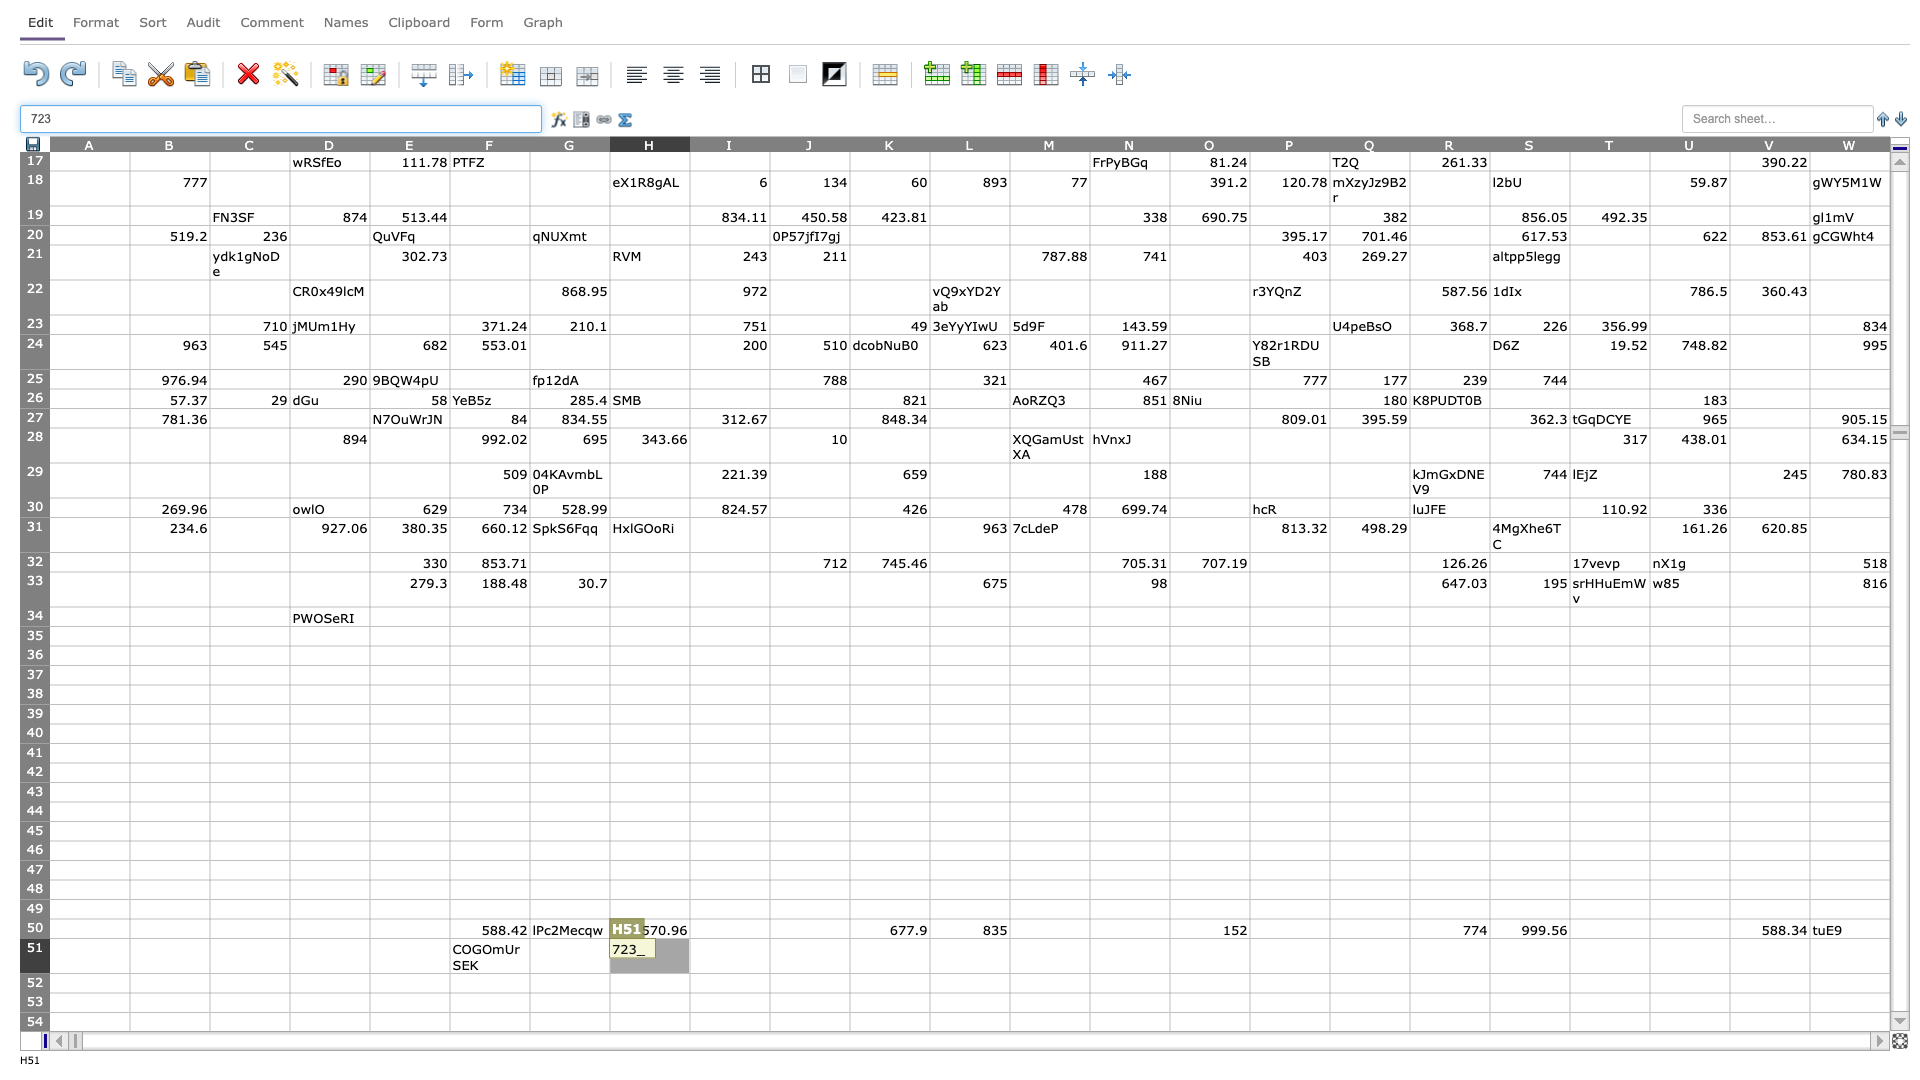 This screenshot has width=1920, height=1080. What do you see at coordinates (690, 938) in the screenshot?
I see `Top left corner of I-51` at bounding box center [690, 938].